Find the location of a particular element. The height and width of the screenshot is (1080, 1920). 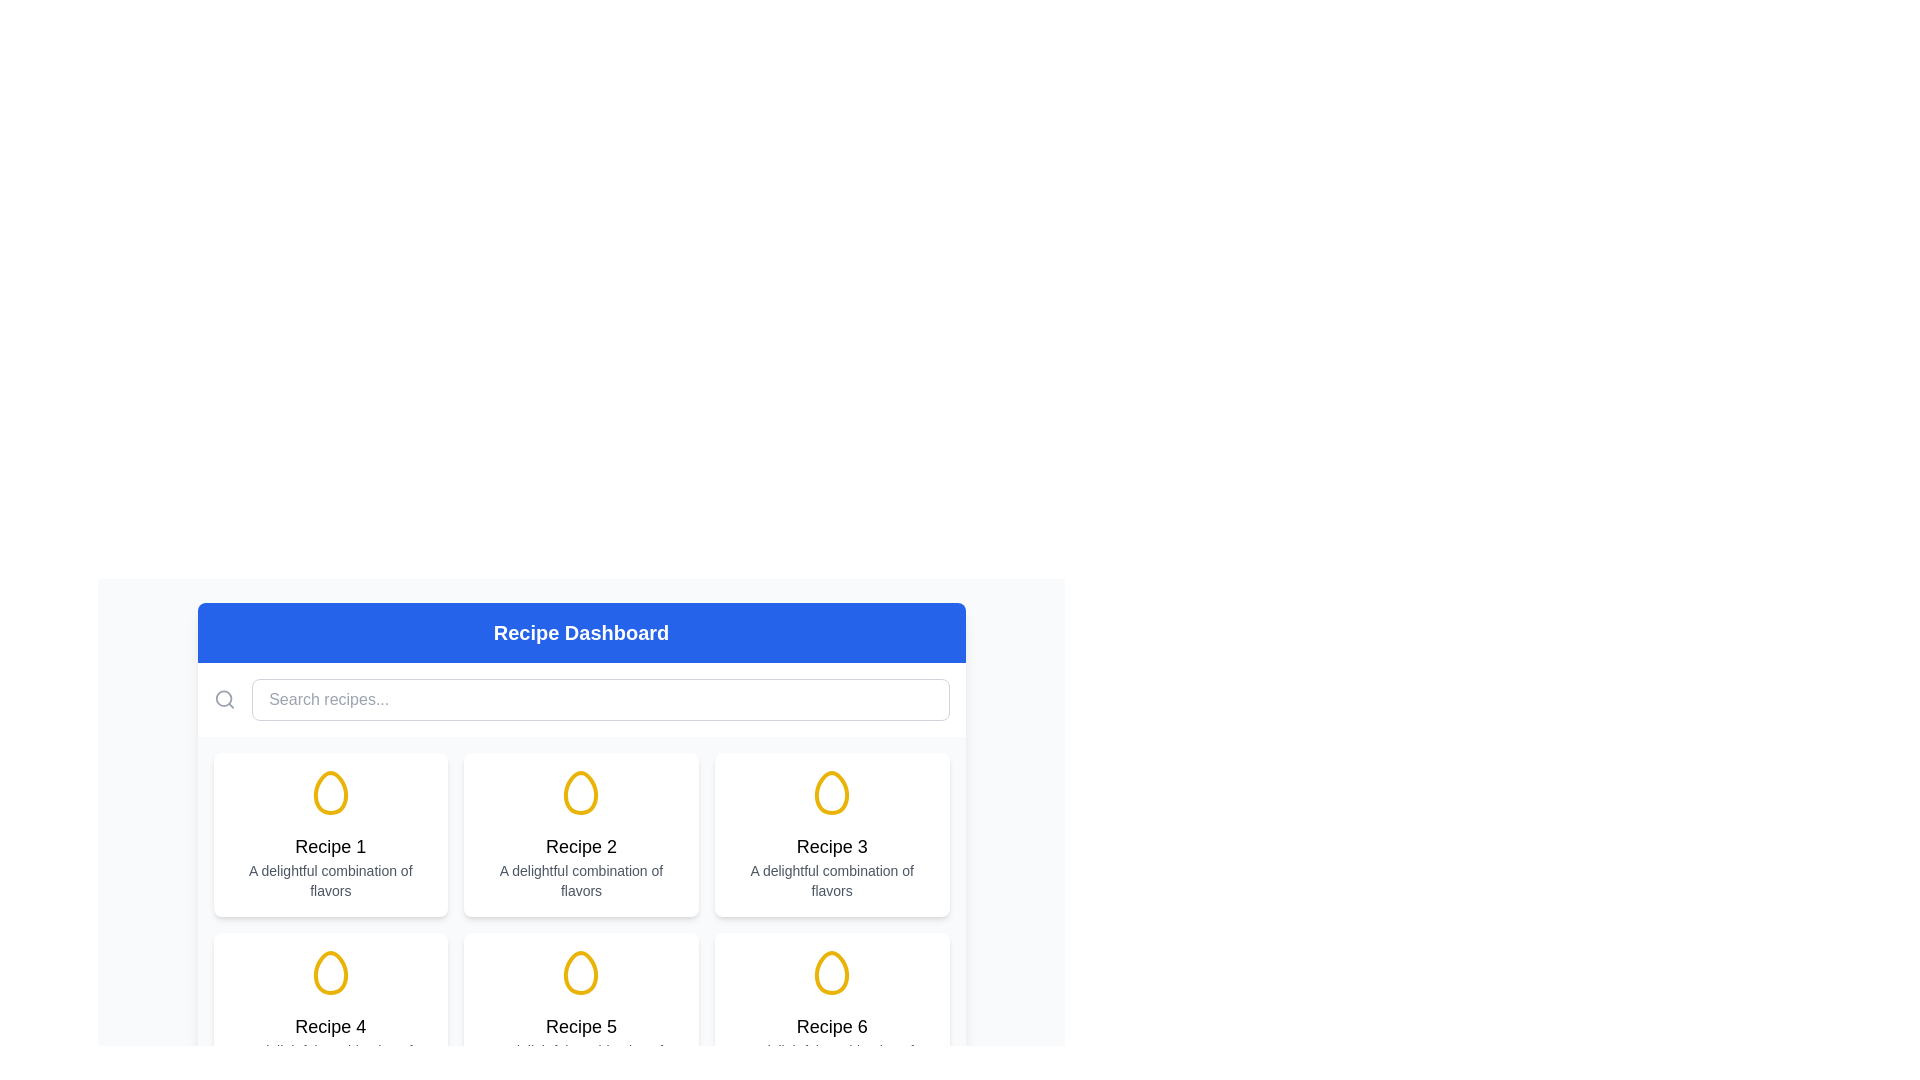

the second recipe card in the grid layout that displays details about a specific recipe is located at coordinates (580, 834).